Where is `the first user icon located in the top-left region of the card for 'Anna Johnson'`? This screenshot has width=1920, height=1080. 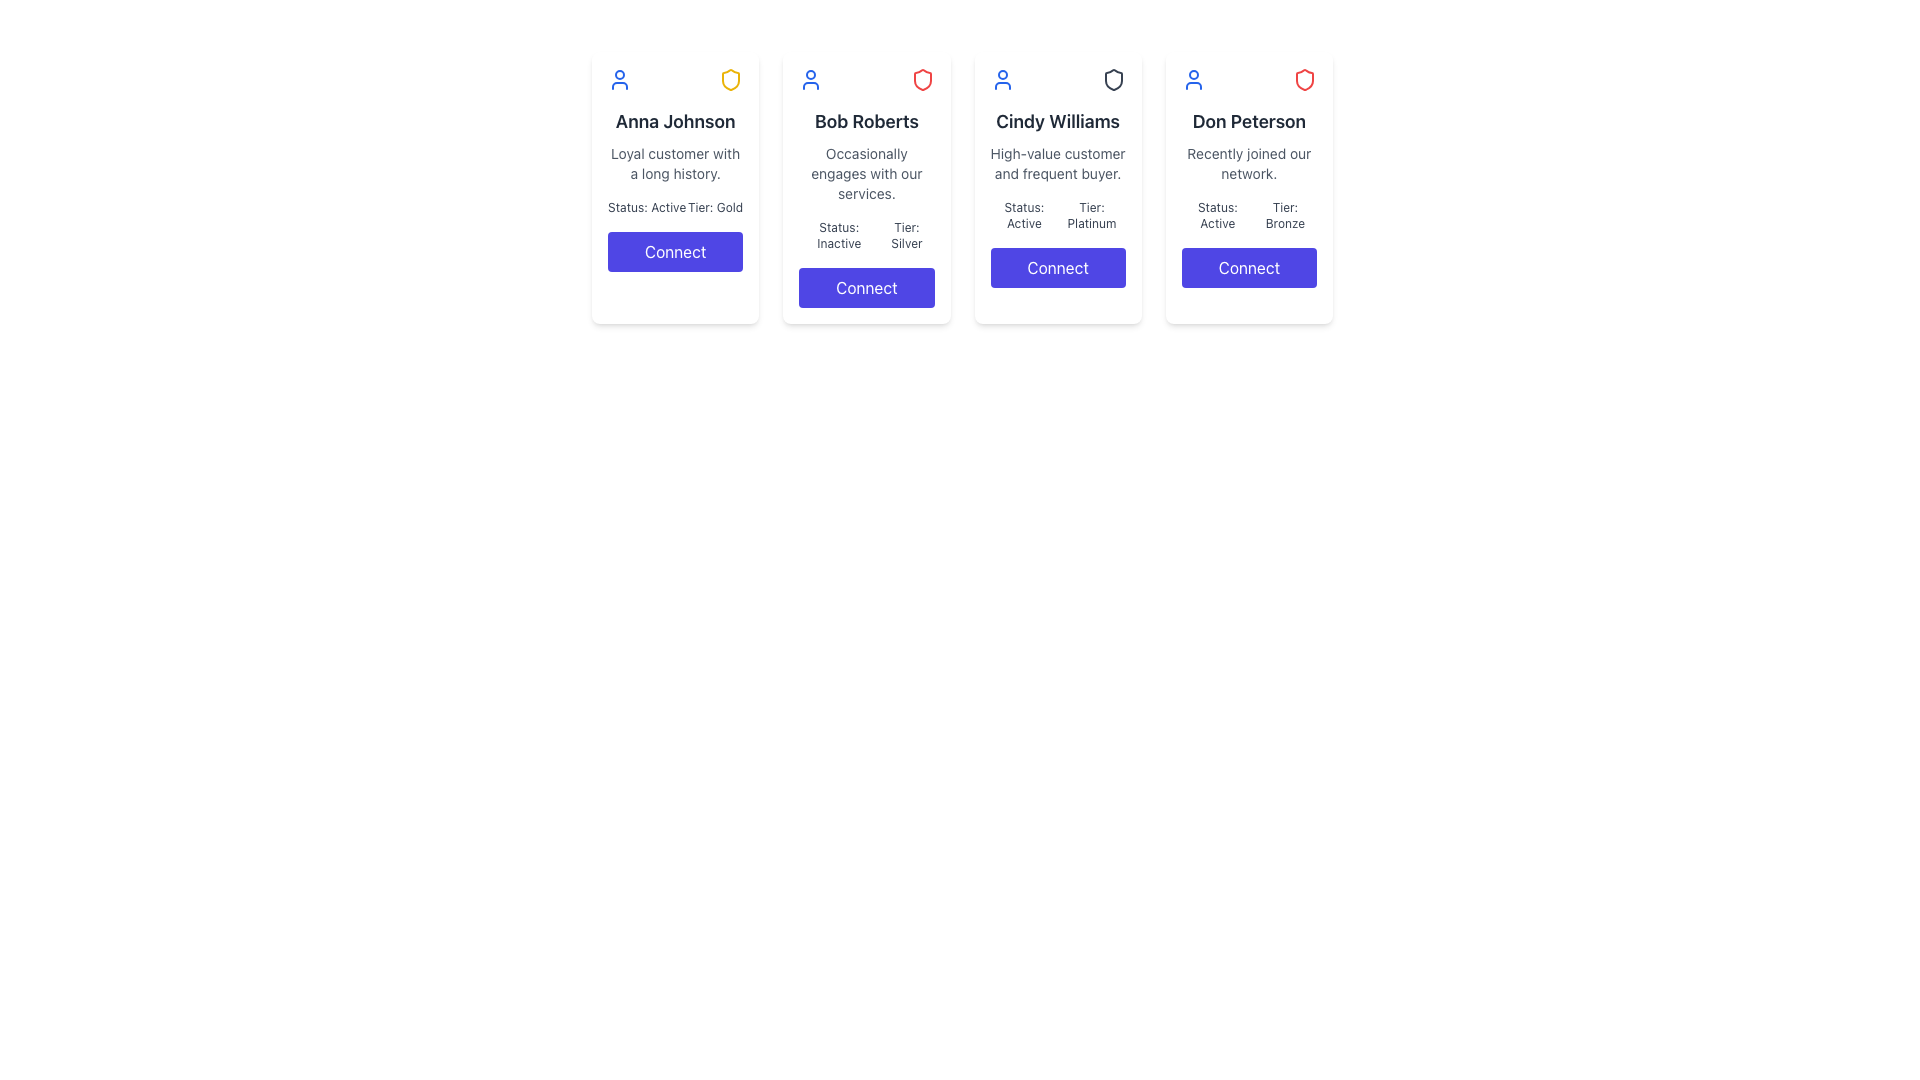 the first user icon located in the top-left region of the card for 'Anna Johnson' is located at coordinates (618, 79).